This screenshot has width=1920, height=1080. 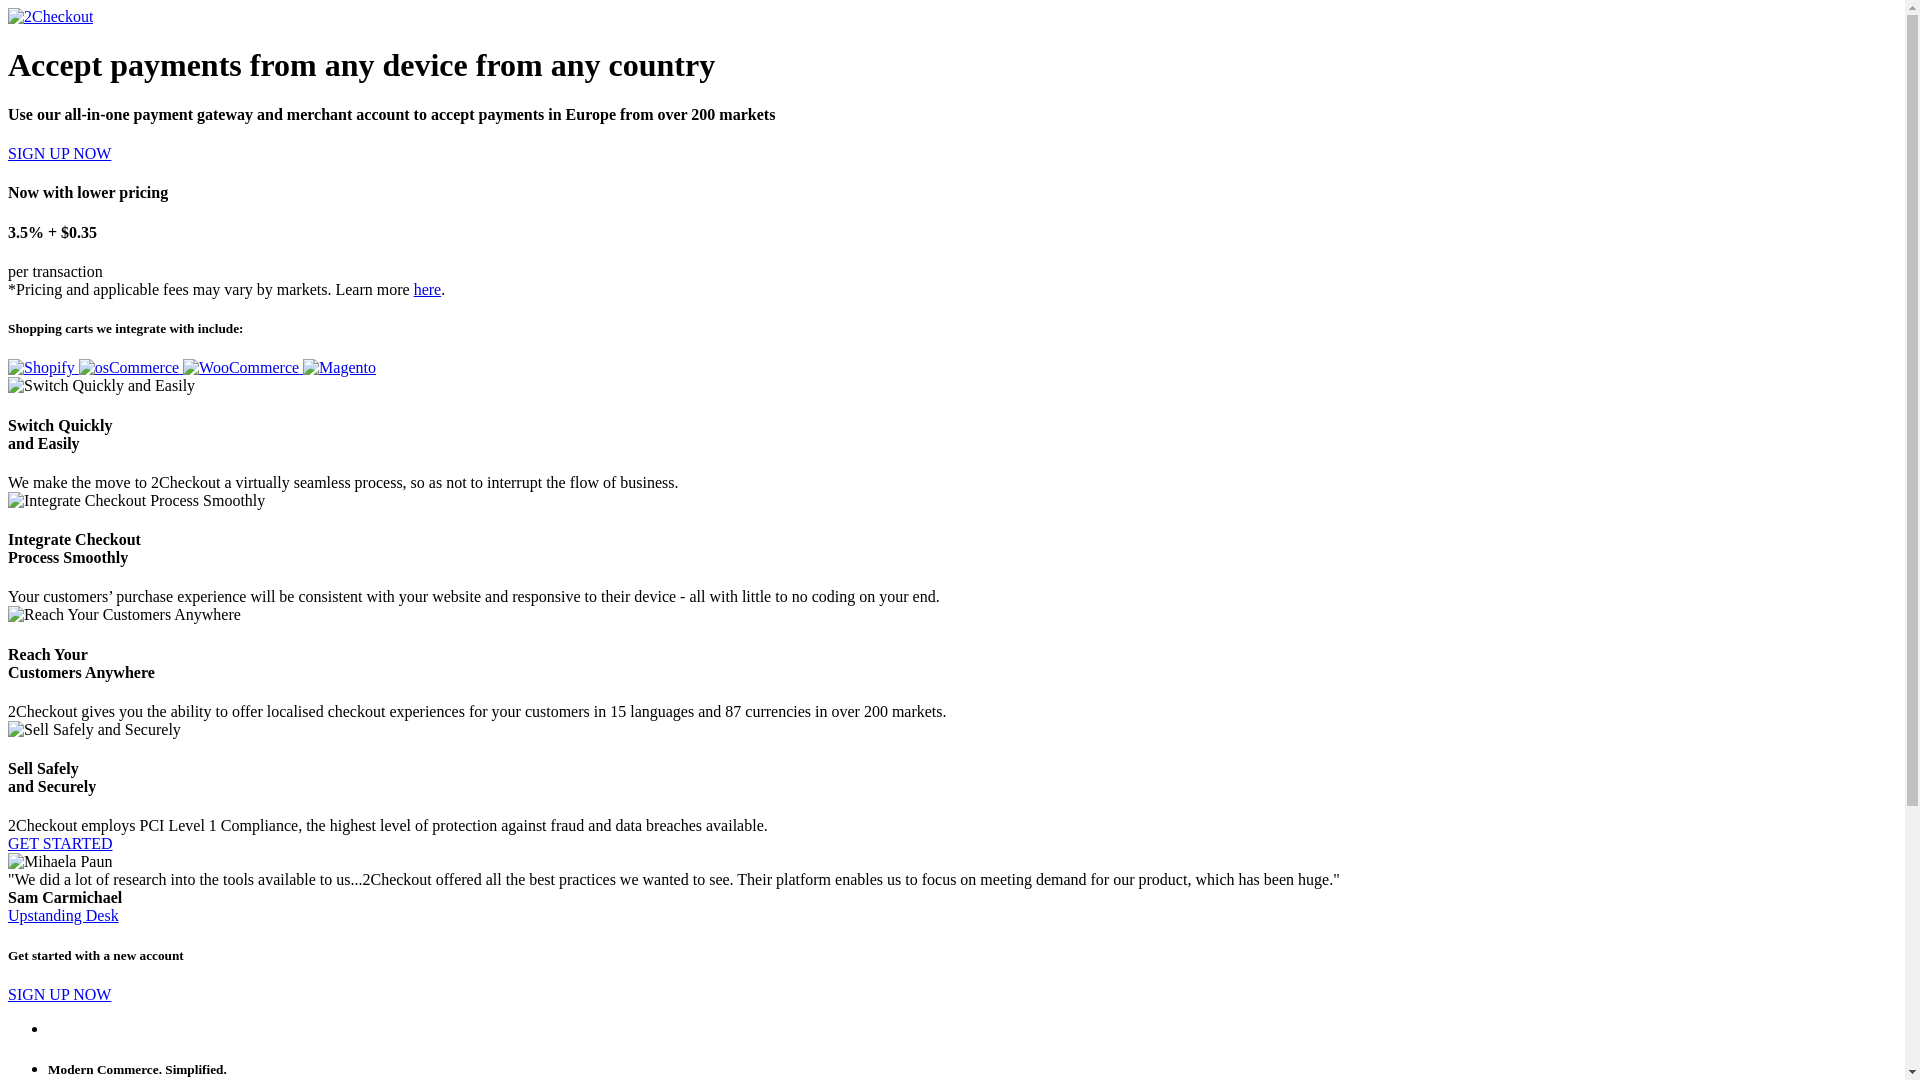 I want to click on 'SIGN UP NOW', so click(x=59, y=152).